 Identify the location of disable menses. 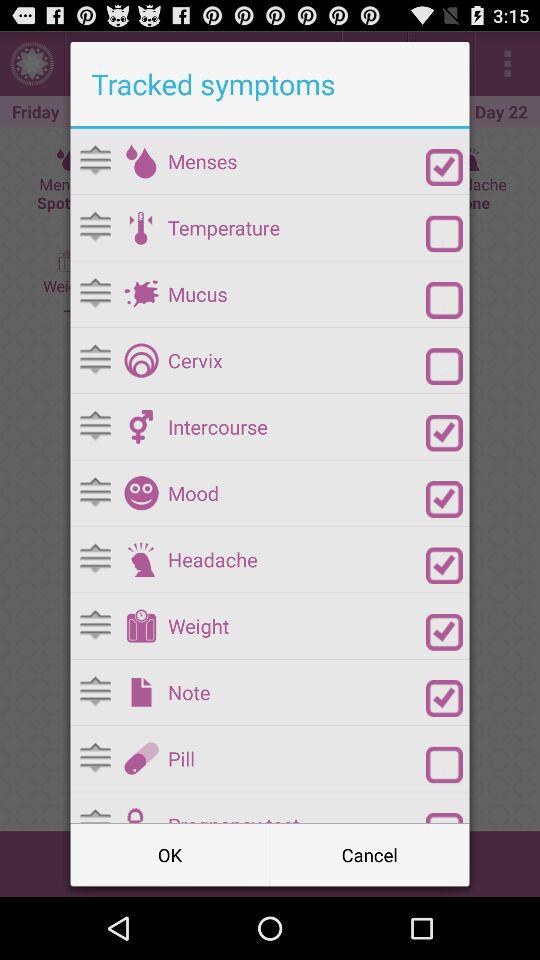
(444, 166).